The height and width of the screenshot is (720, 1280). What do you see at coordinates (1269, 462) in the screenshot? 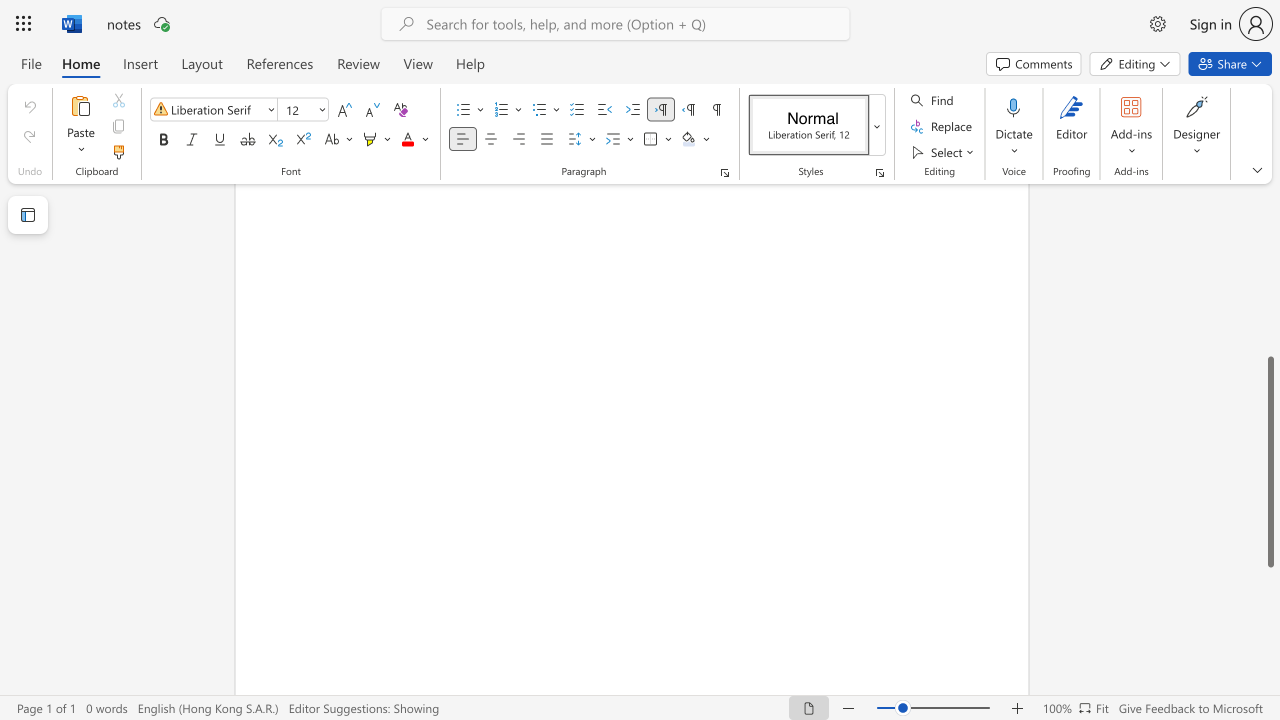
I see `the scrollbar and move up 280 pixels` at bounding box center [1269, 462].